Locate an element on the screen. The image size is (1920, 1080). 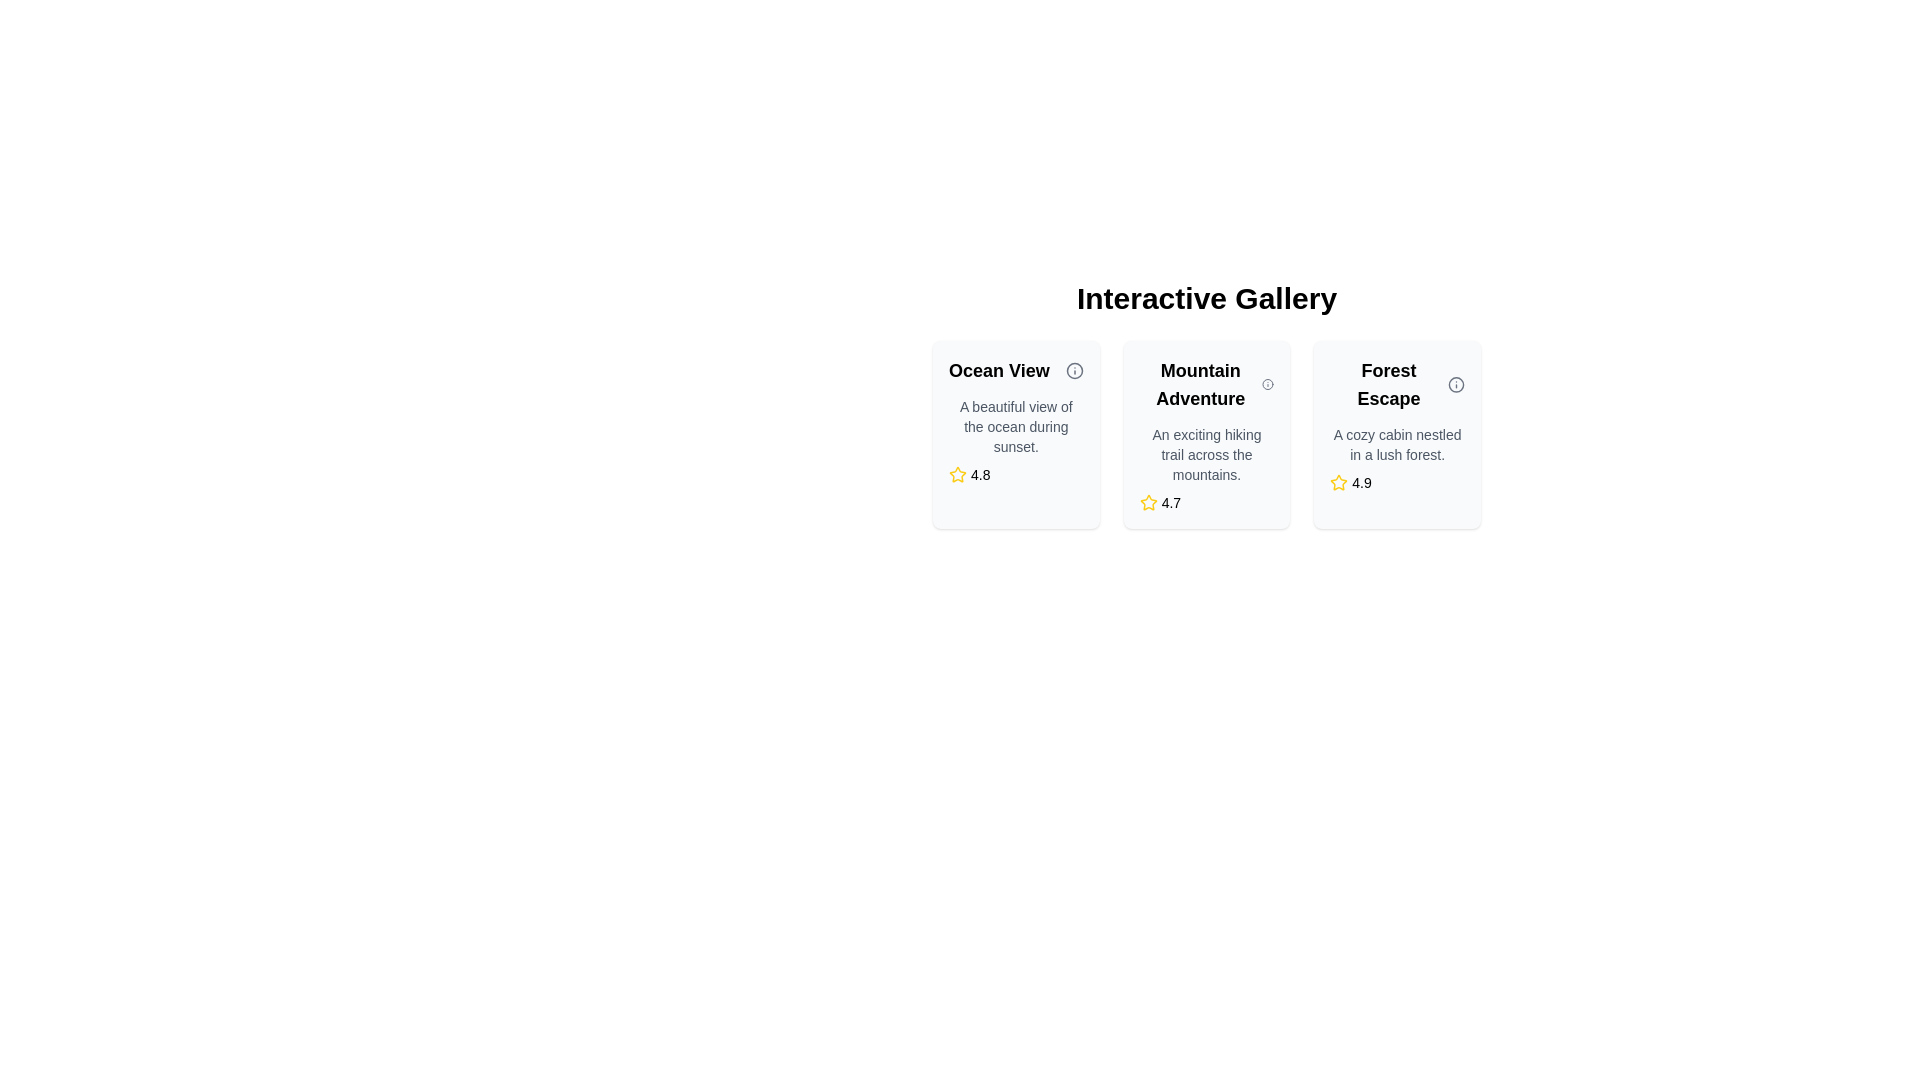
the information icon styled with a circular outline and an 'i' character, located to the right of the text 'Forest Escape' is located at coordinates (1456, 385).